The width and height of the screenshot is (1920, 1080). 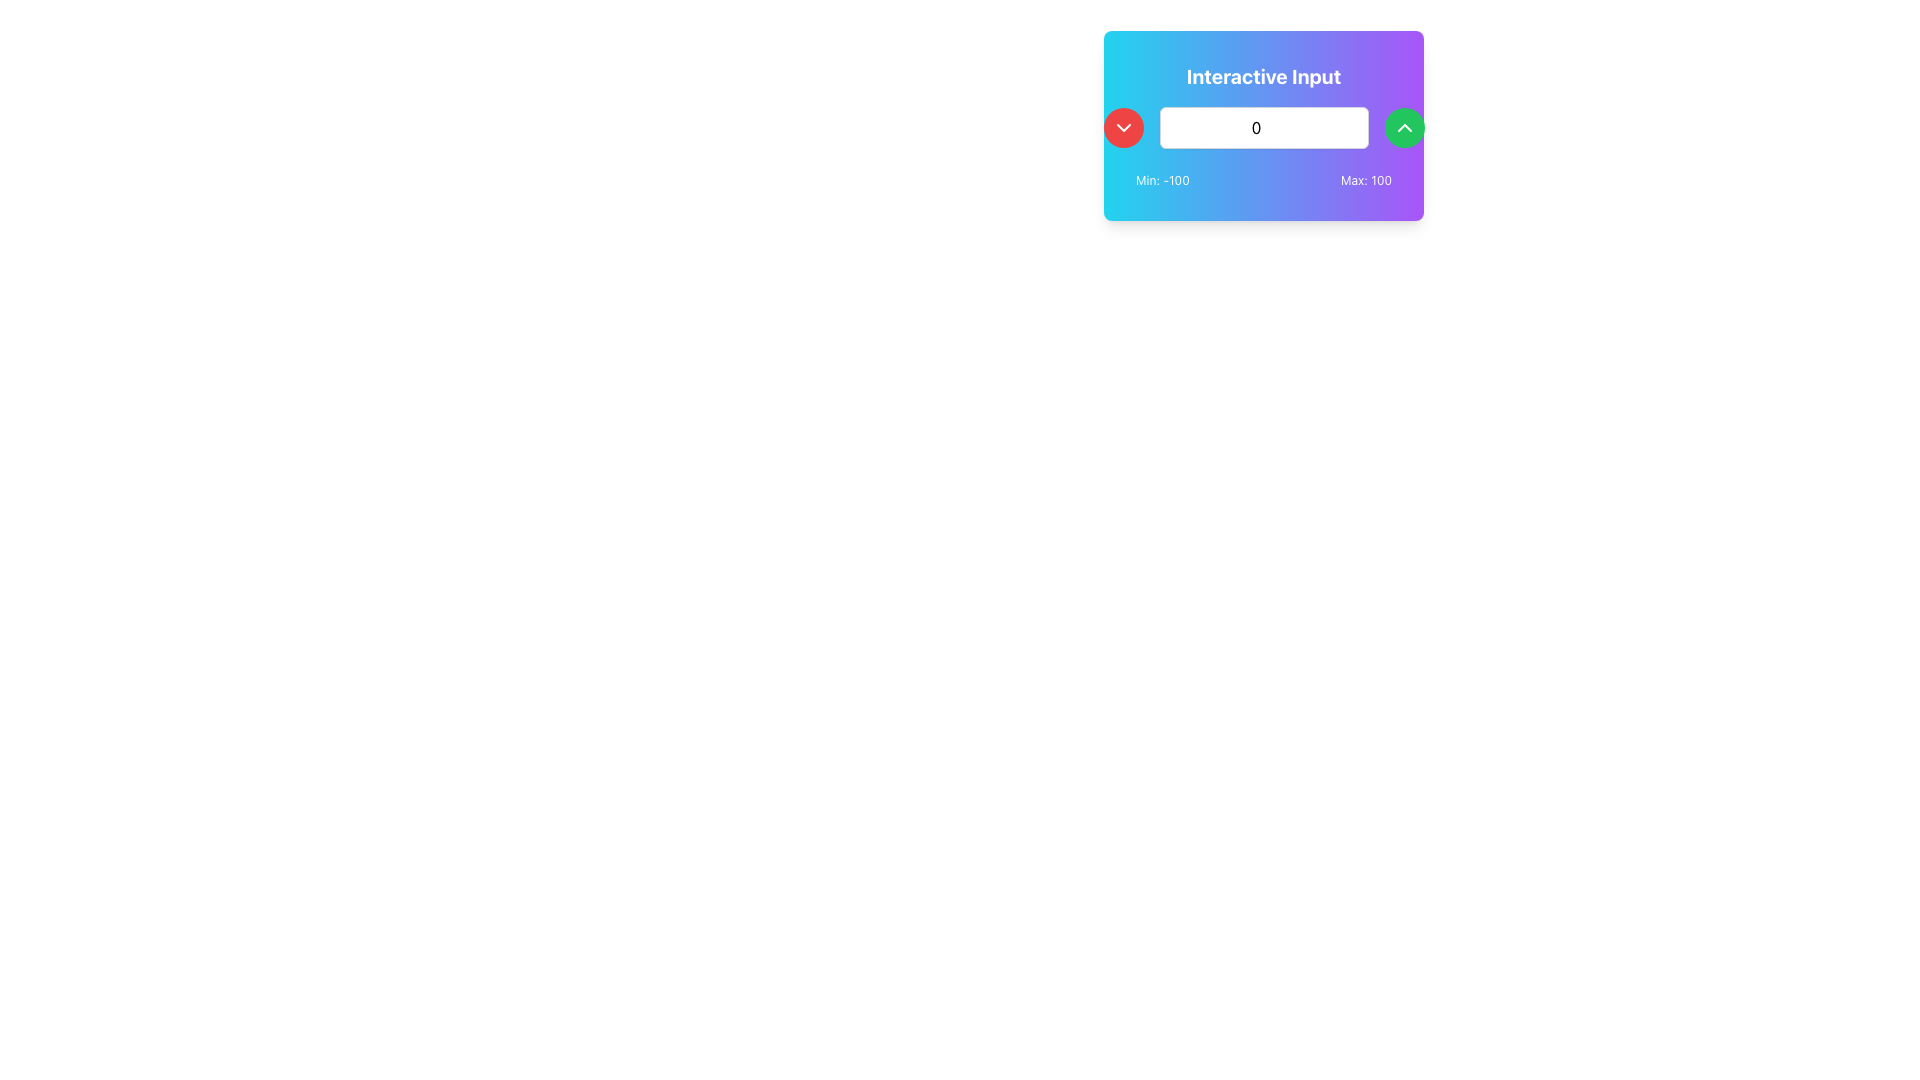 What do you see at coordinates (1403, 127) in the screenshot?
I see `the increment button located at the far right of the input field to observe the hover effects` at bounding box center [1403, 127].